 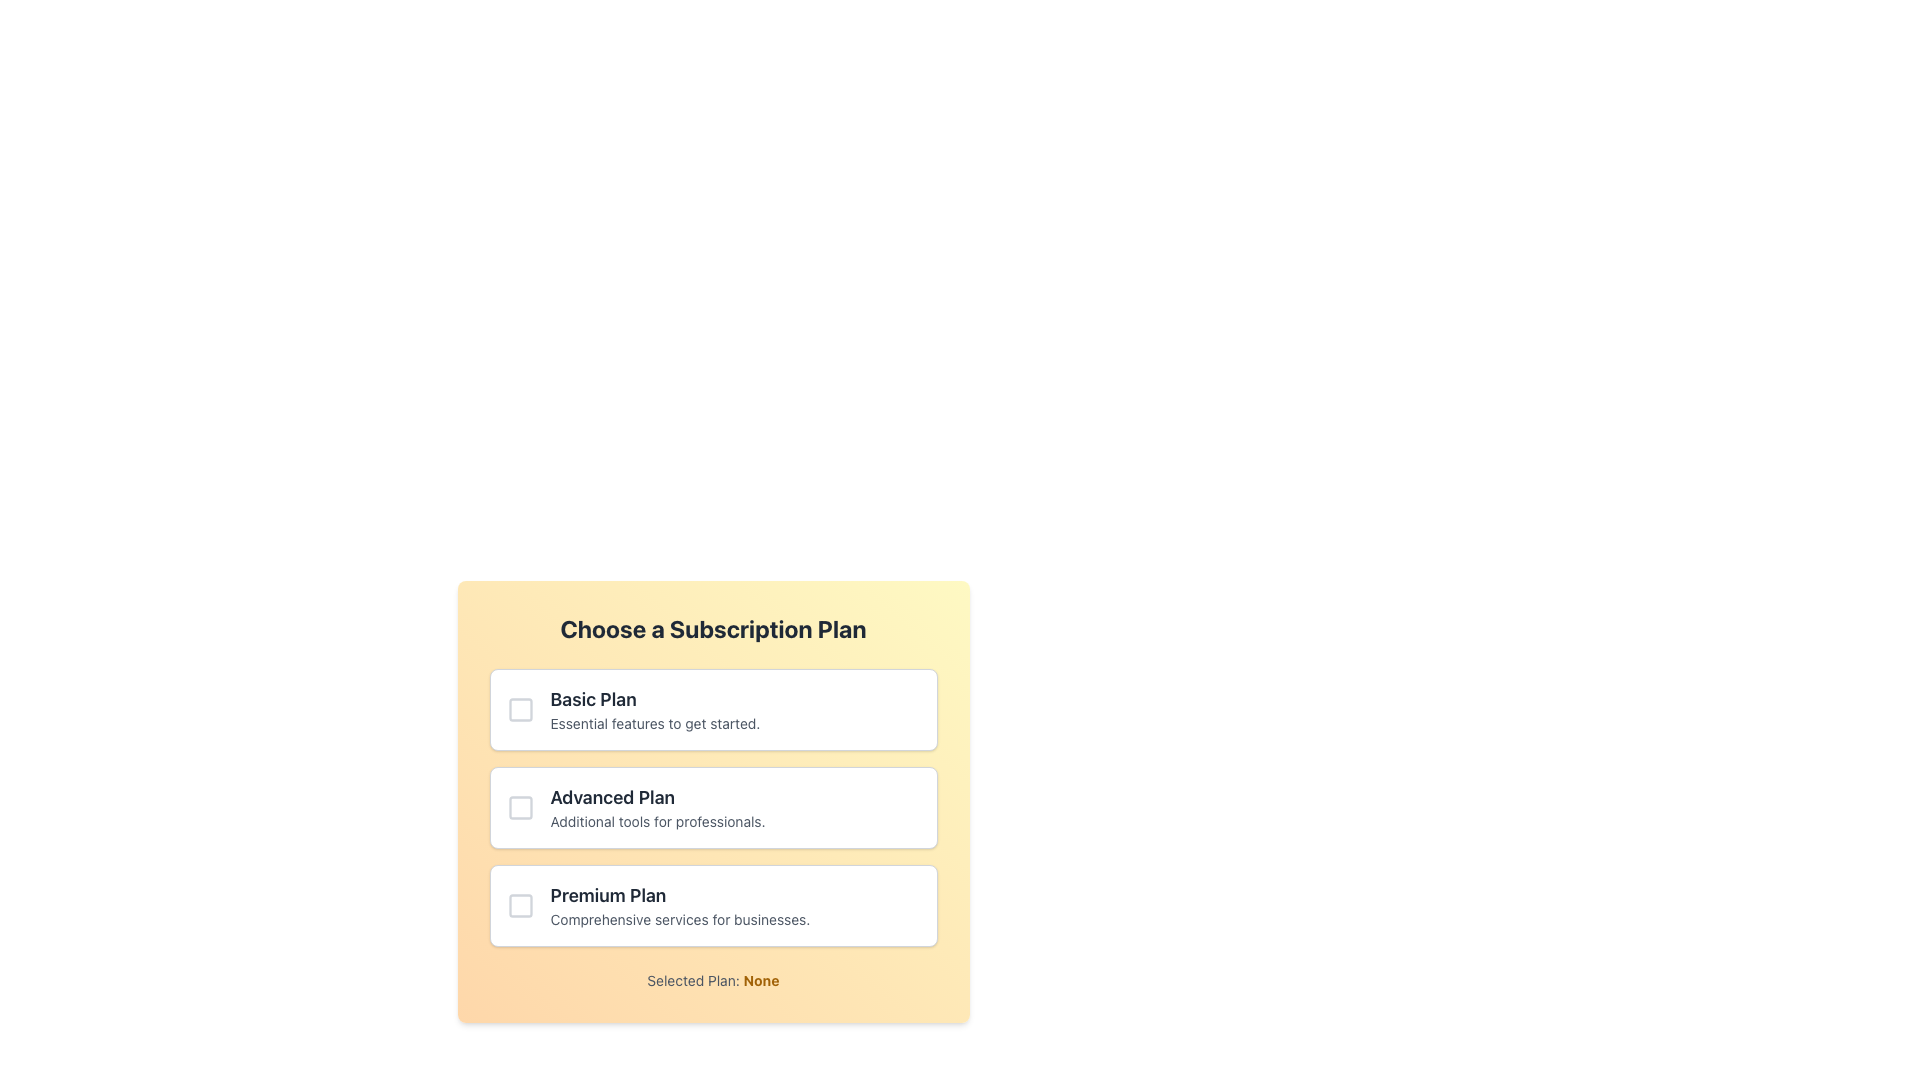 I want to click on informational content about the 'Basic Plan' subscription from the first Informational Text Block displayed below the heading 'Choose a Subscription Plan', so click(x=734, y=708).